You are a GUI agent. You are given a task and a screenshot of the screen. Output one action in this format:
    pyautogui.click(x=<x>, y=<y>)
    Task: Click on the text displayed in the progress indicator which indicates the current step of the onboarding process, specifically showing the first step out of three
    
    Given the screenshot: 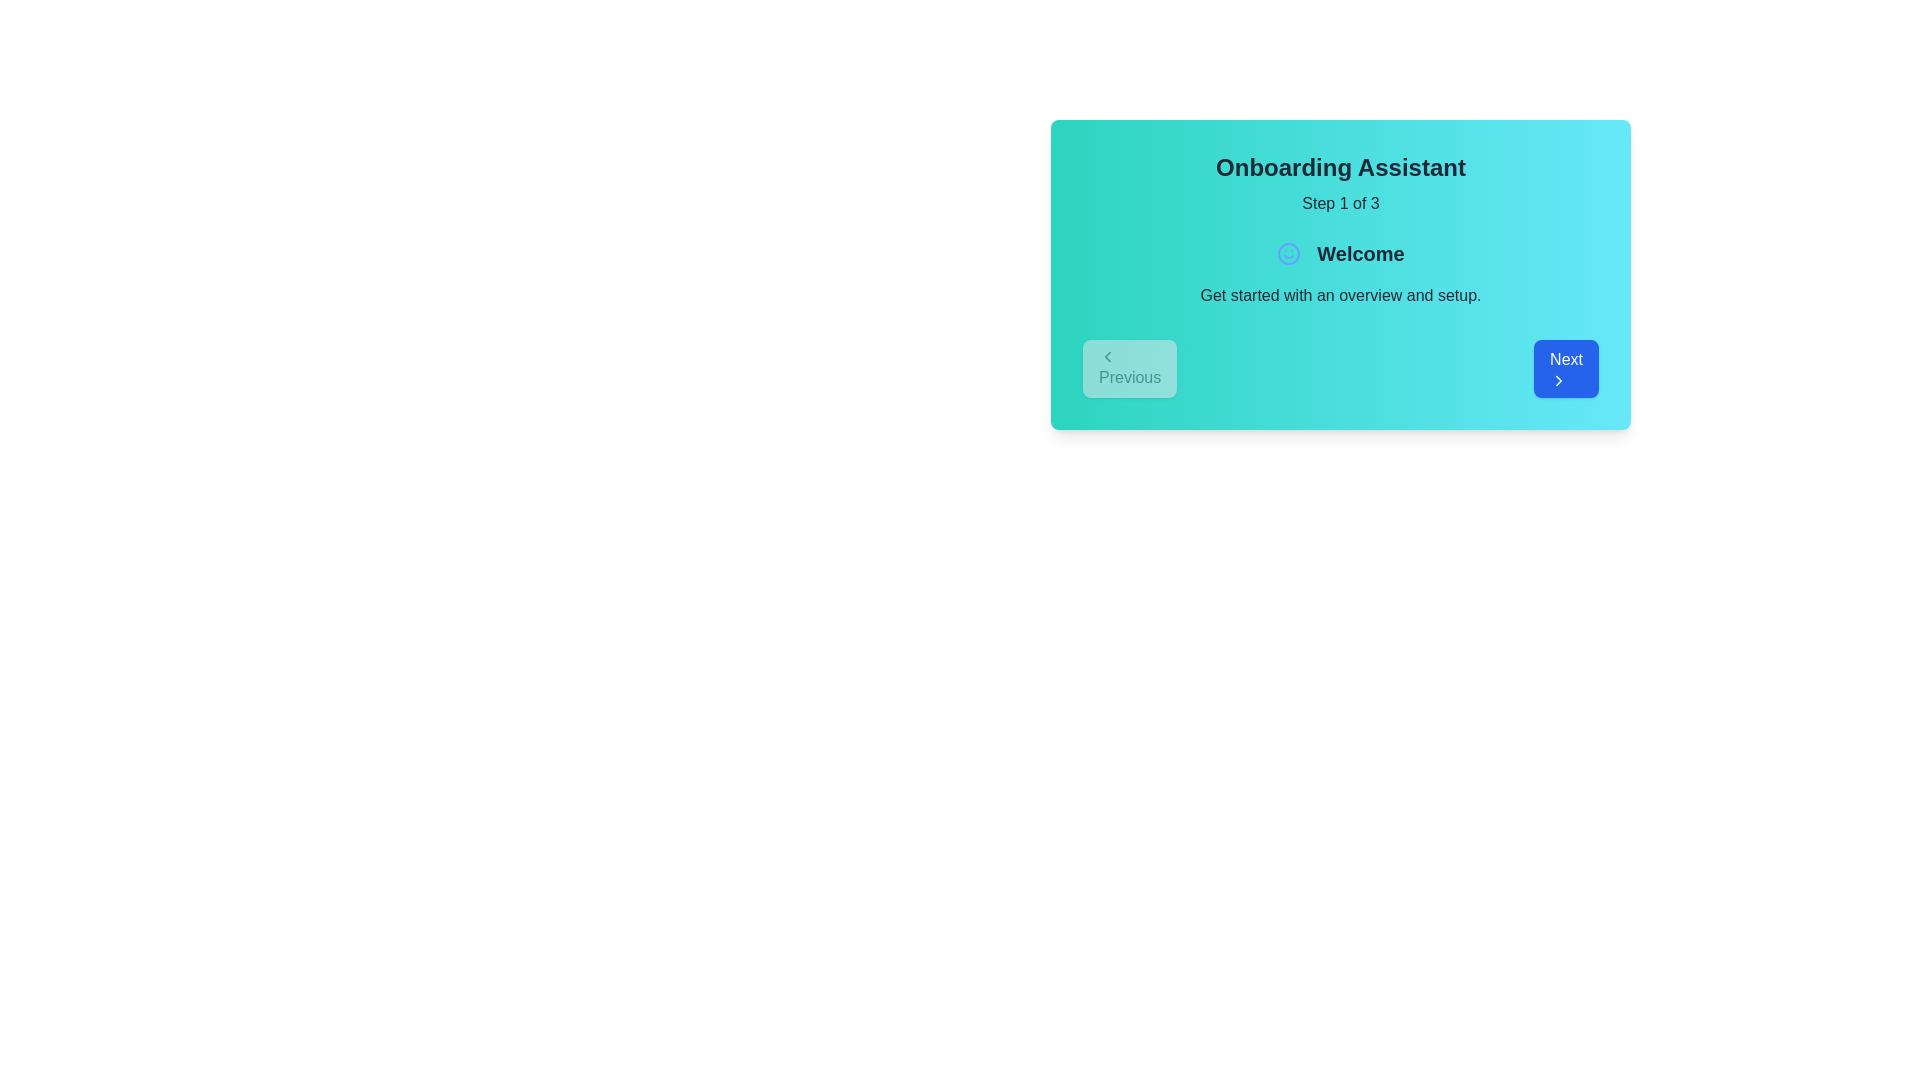 What is the action you would take?
    pyautogui.click(x=1340, y=204)
    